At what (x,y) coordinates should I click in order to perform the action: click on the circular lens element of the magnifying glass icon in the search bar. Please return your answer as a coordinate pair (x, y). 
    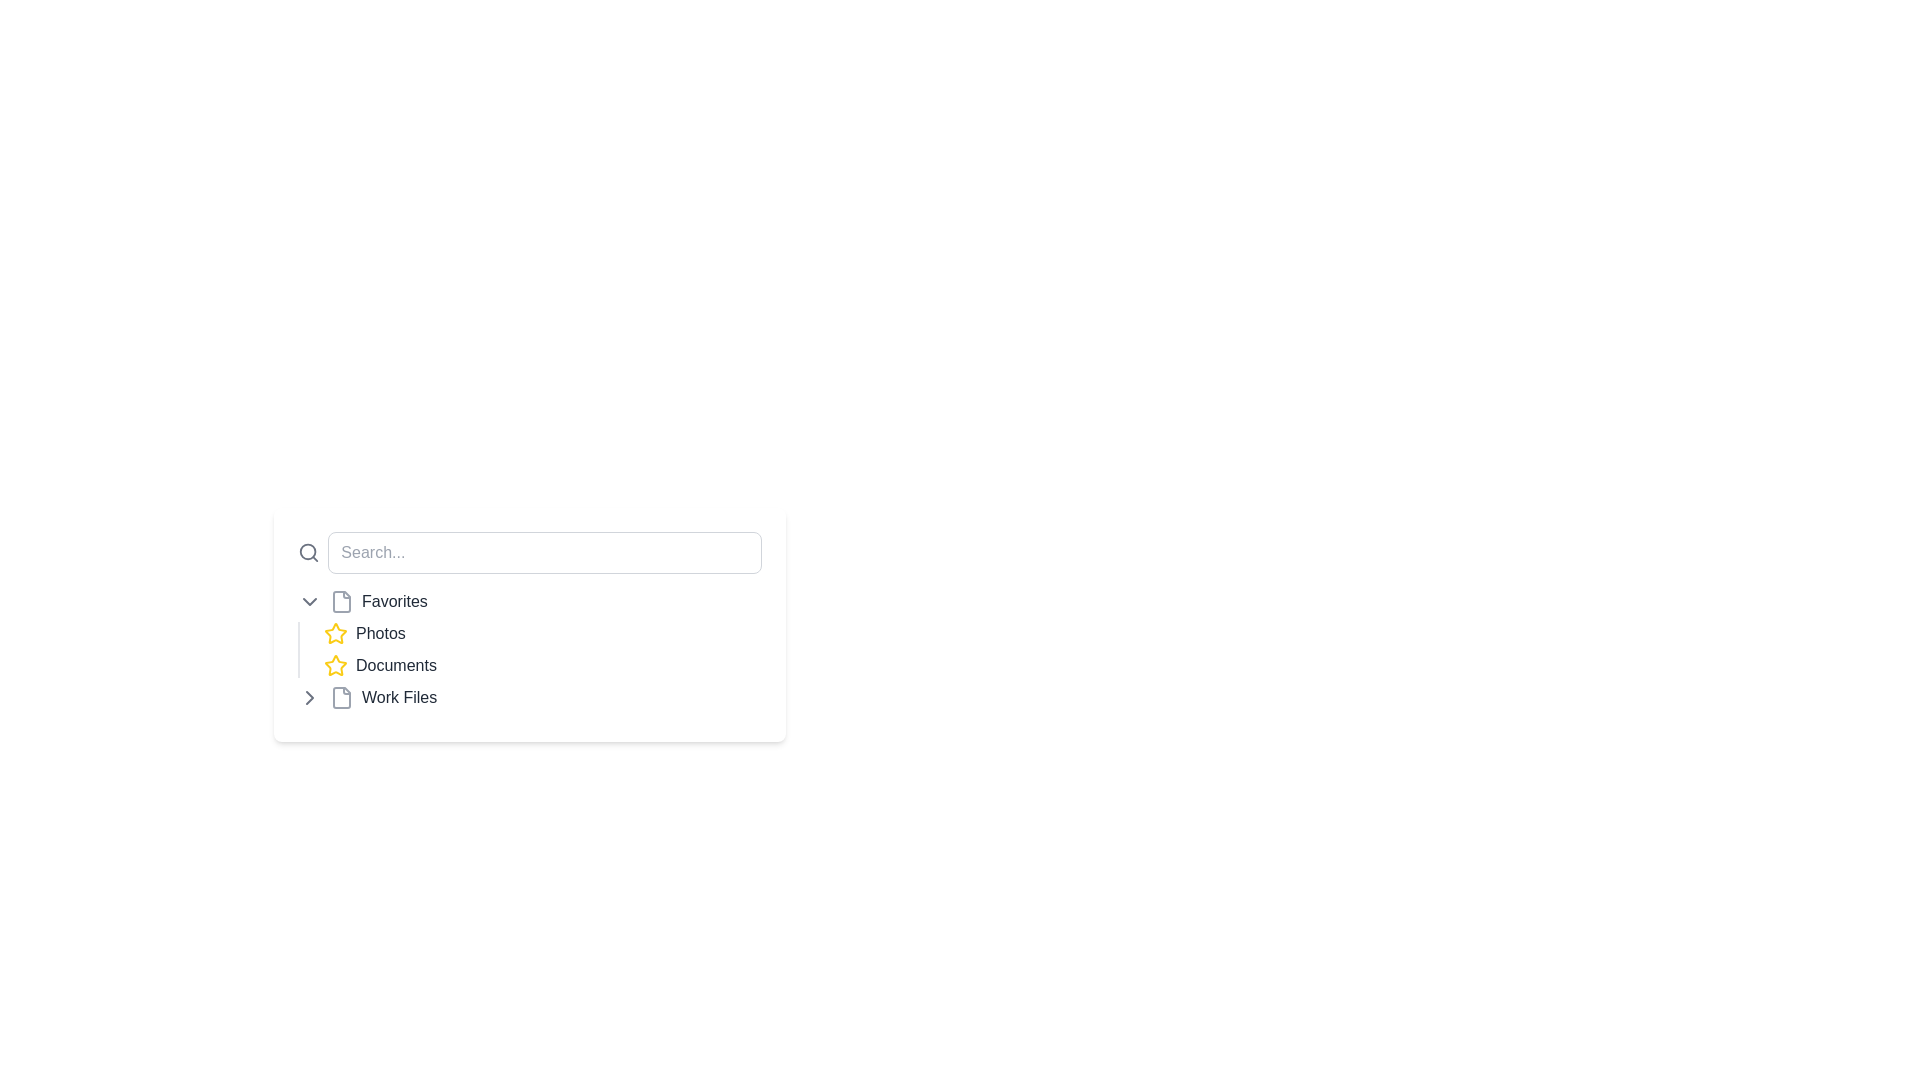
    Looking at the image, I should click on (307, 552).